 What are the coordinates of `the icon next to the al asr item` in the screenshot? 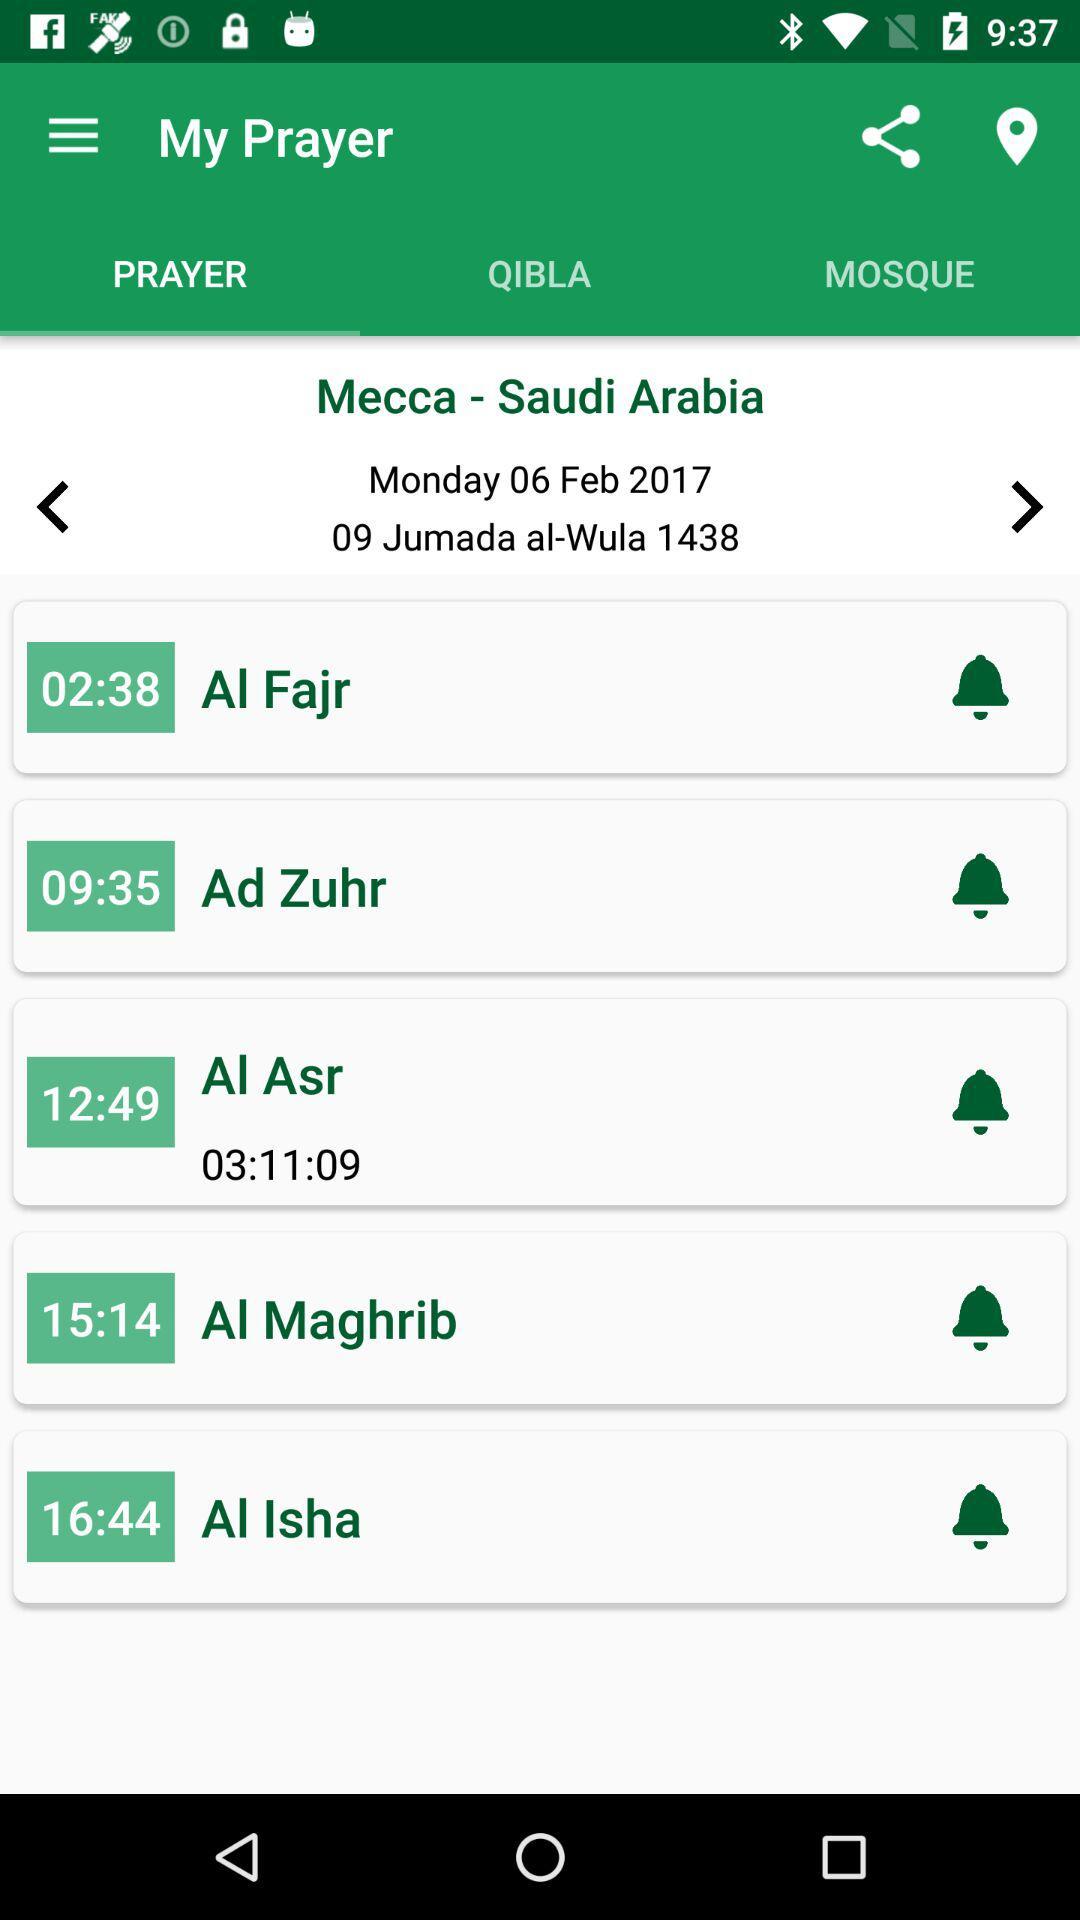 It's located at (100, 1101).